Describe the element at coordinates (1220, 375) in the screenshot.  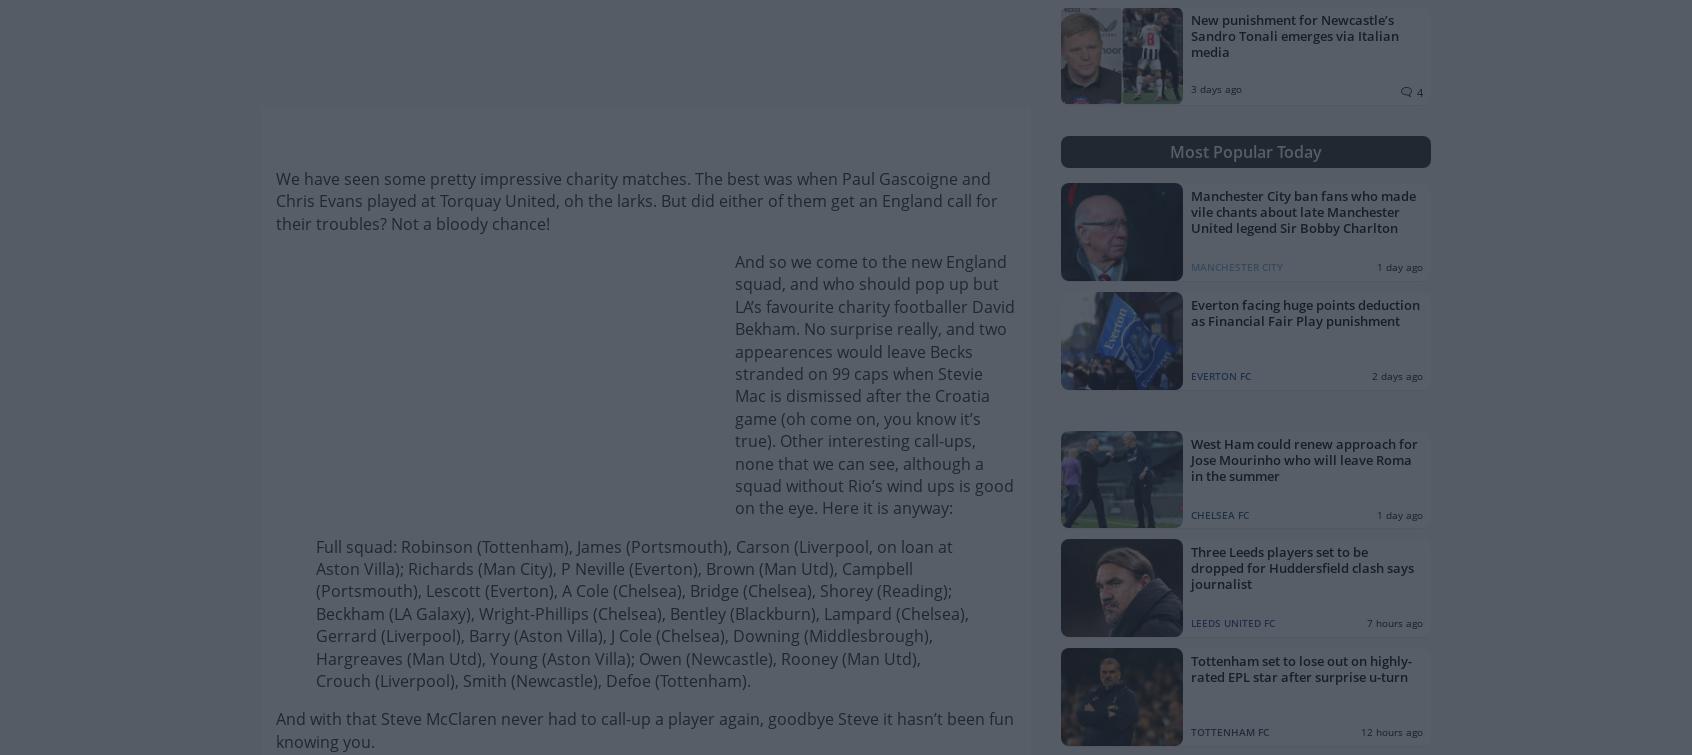
I see `'Everton FC'` at that location.